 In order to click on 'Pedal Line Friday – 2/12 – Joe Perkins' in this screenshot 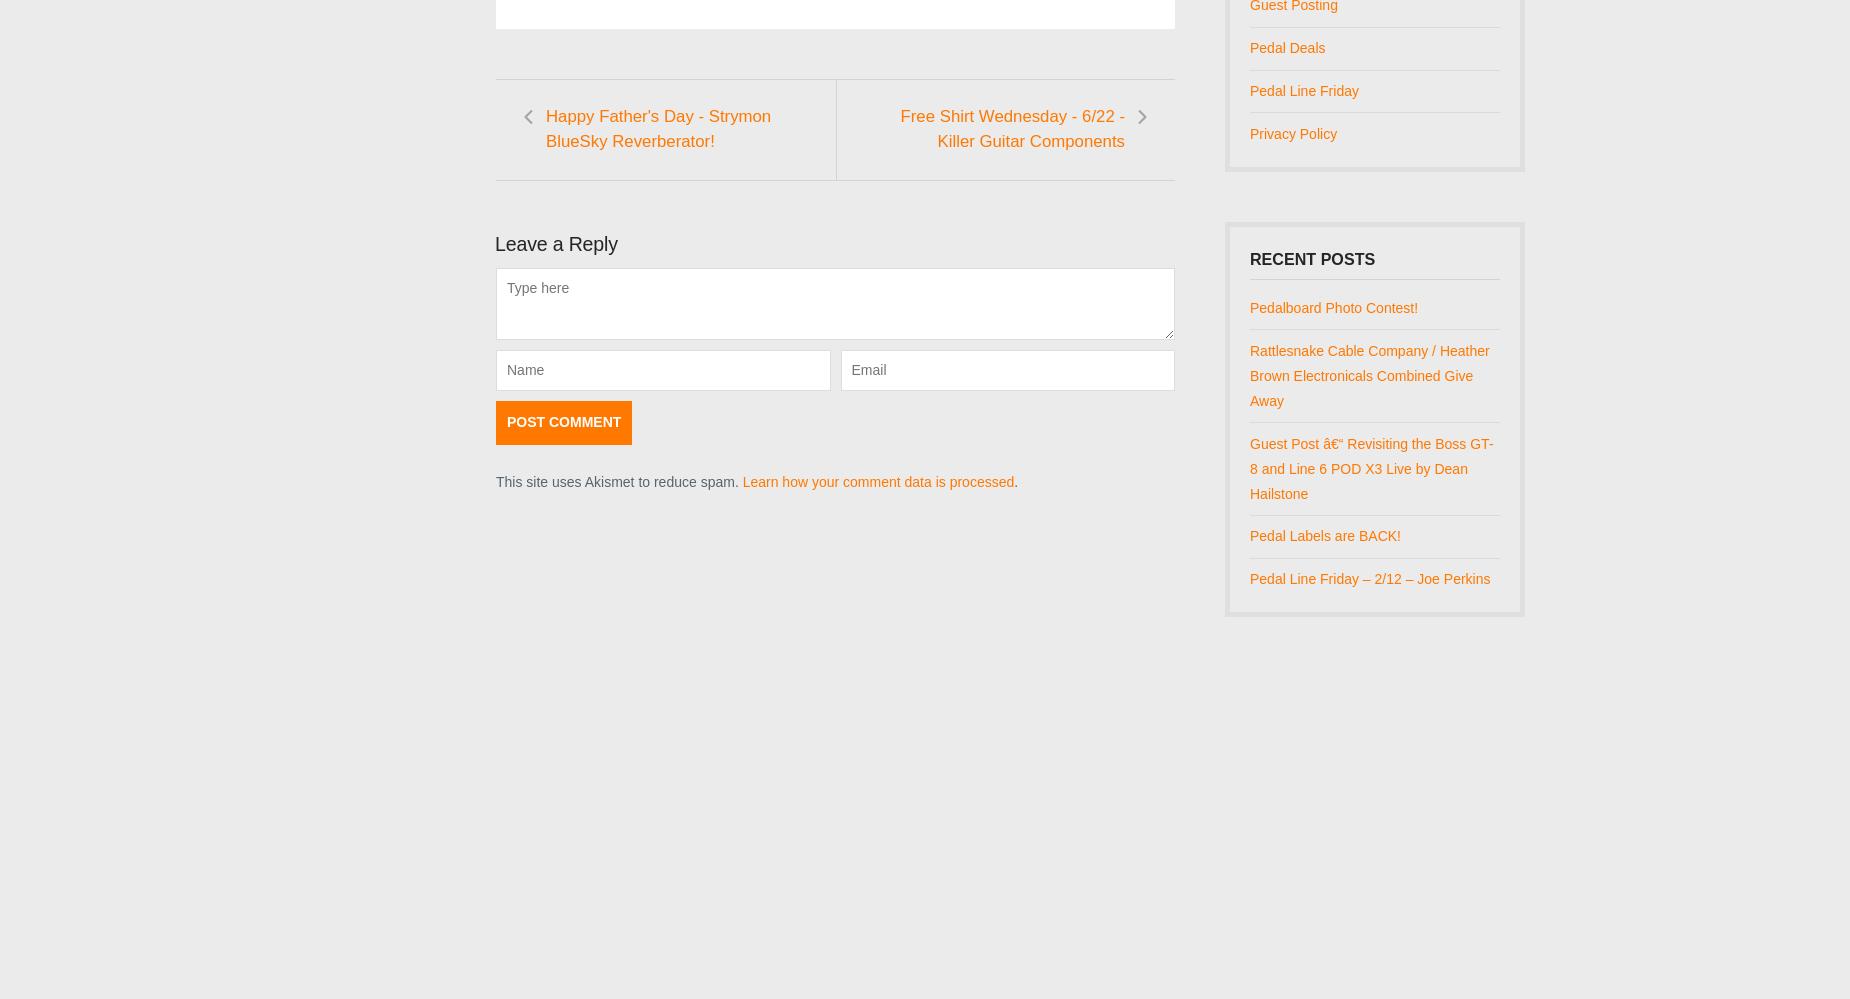, I will do `click(1368, 579)`.